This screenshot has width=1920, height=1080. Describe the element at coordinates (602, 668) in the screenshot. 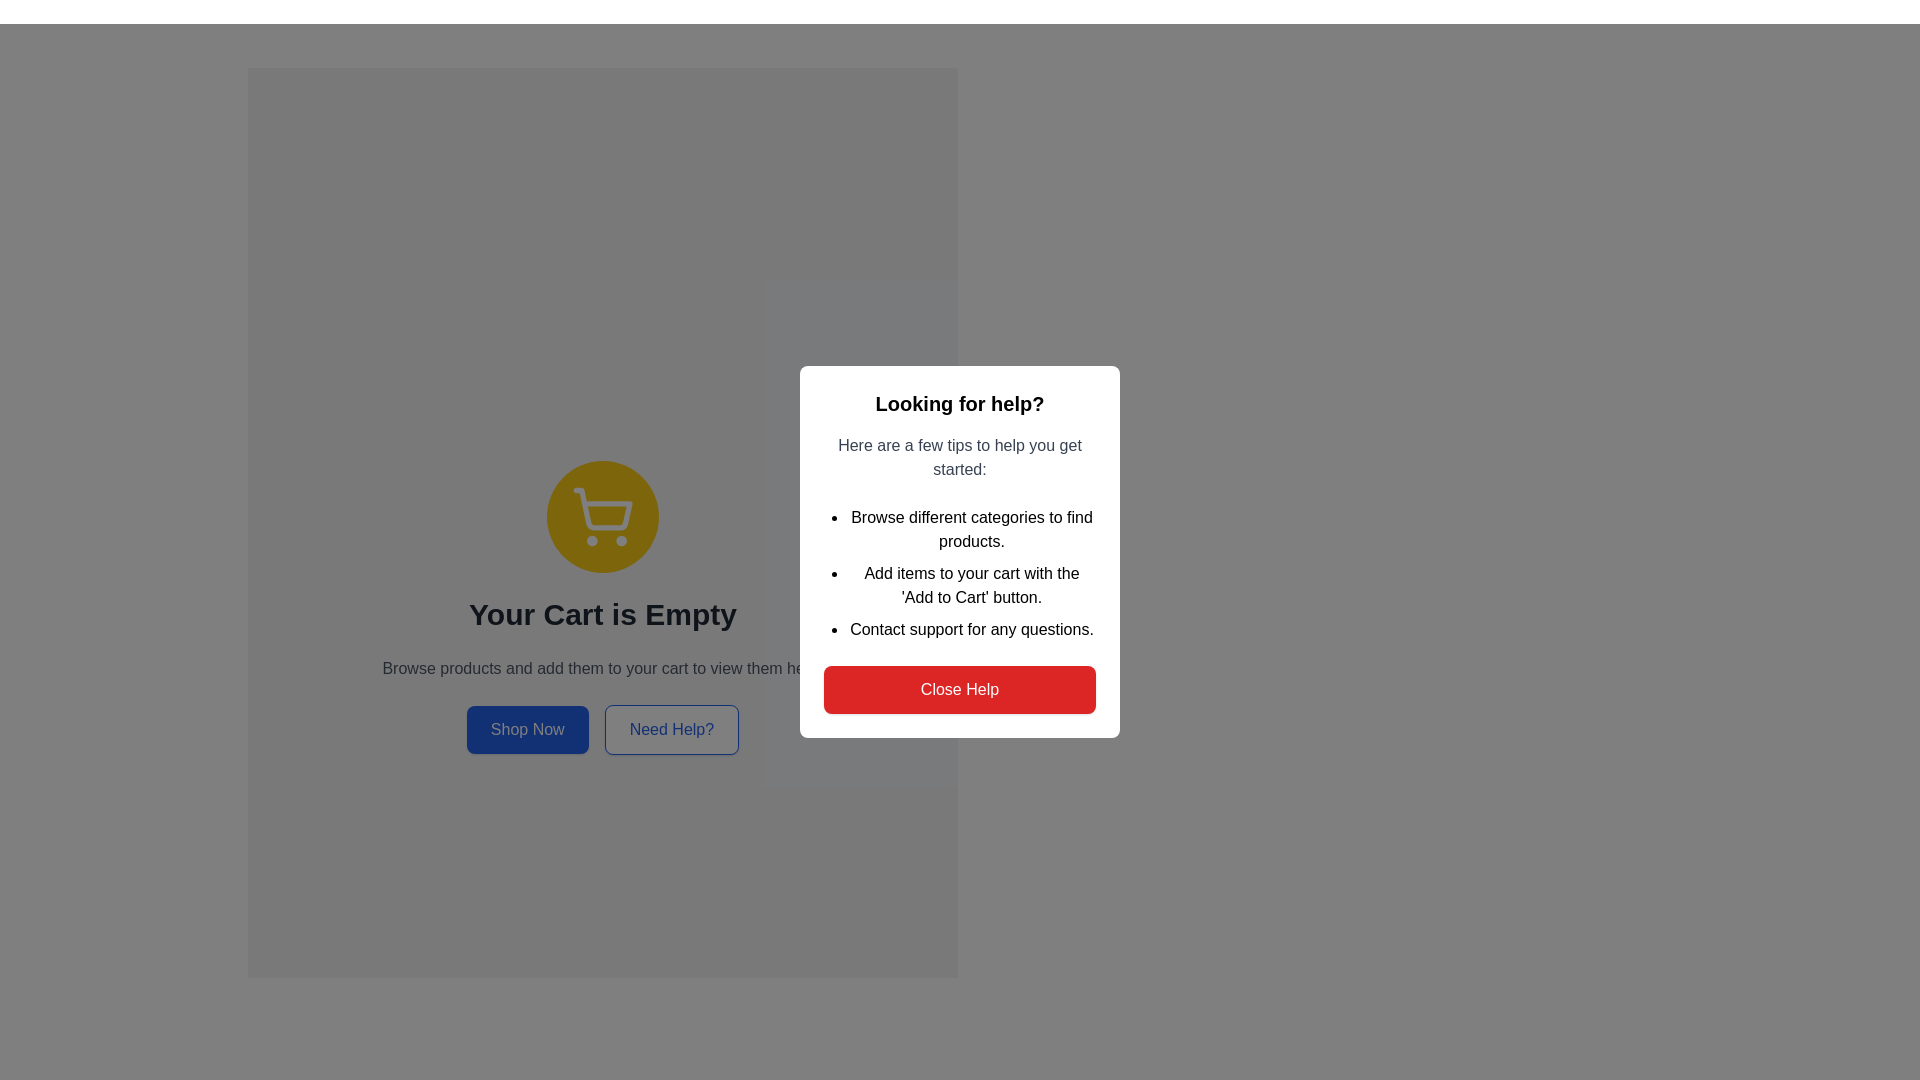

I see `the text label that encourages users` at that location.